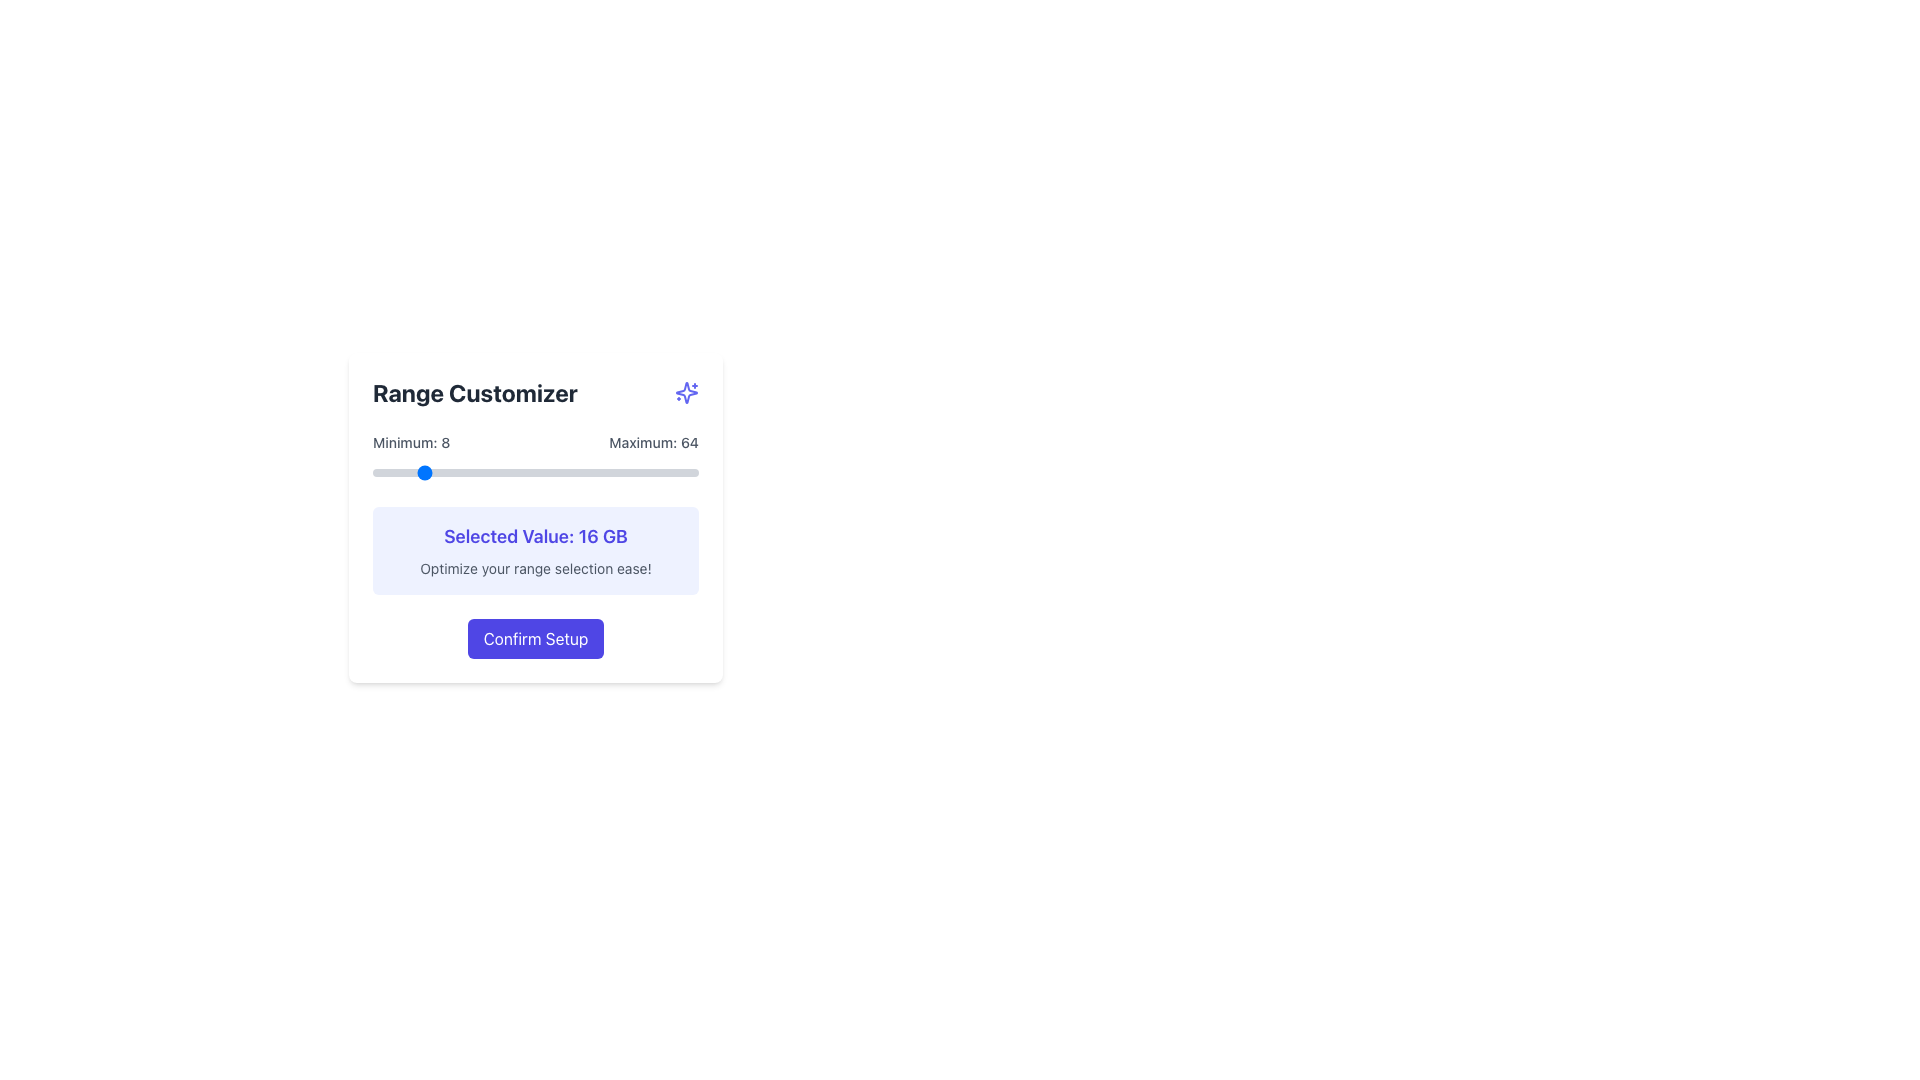  Describe the element at coordinates (536, 473) in the screenshot. I see `the range slider element that allows users to select a numeric value between 8 and 64 for potential visual feedback` at that location.